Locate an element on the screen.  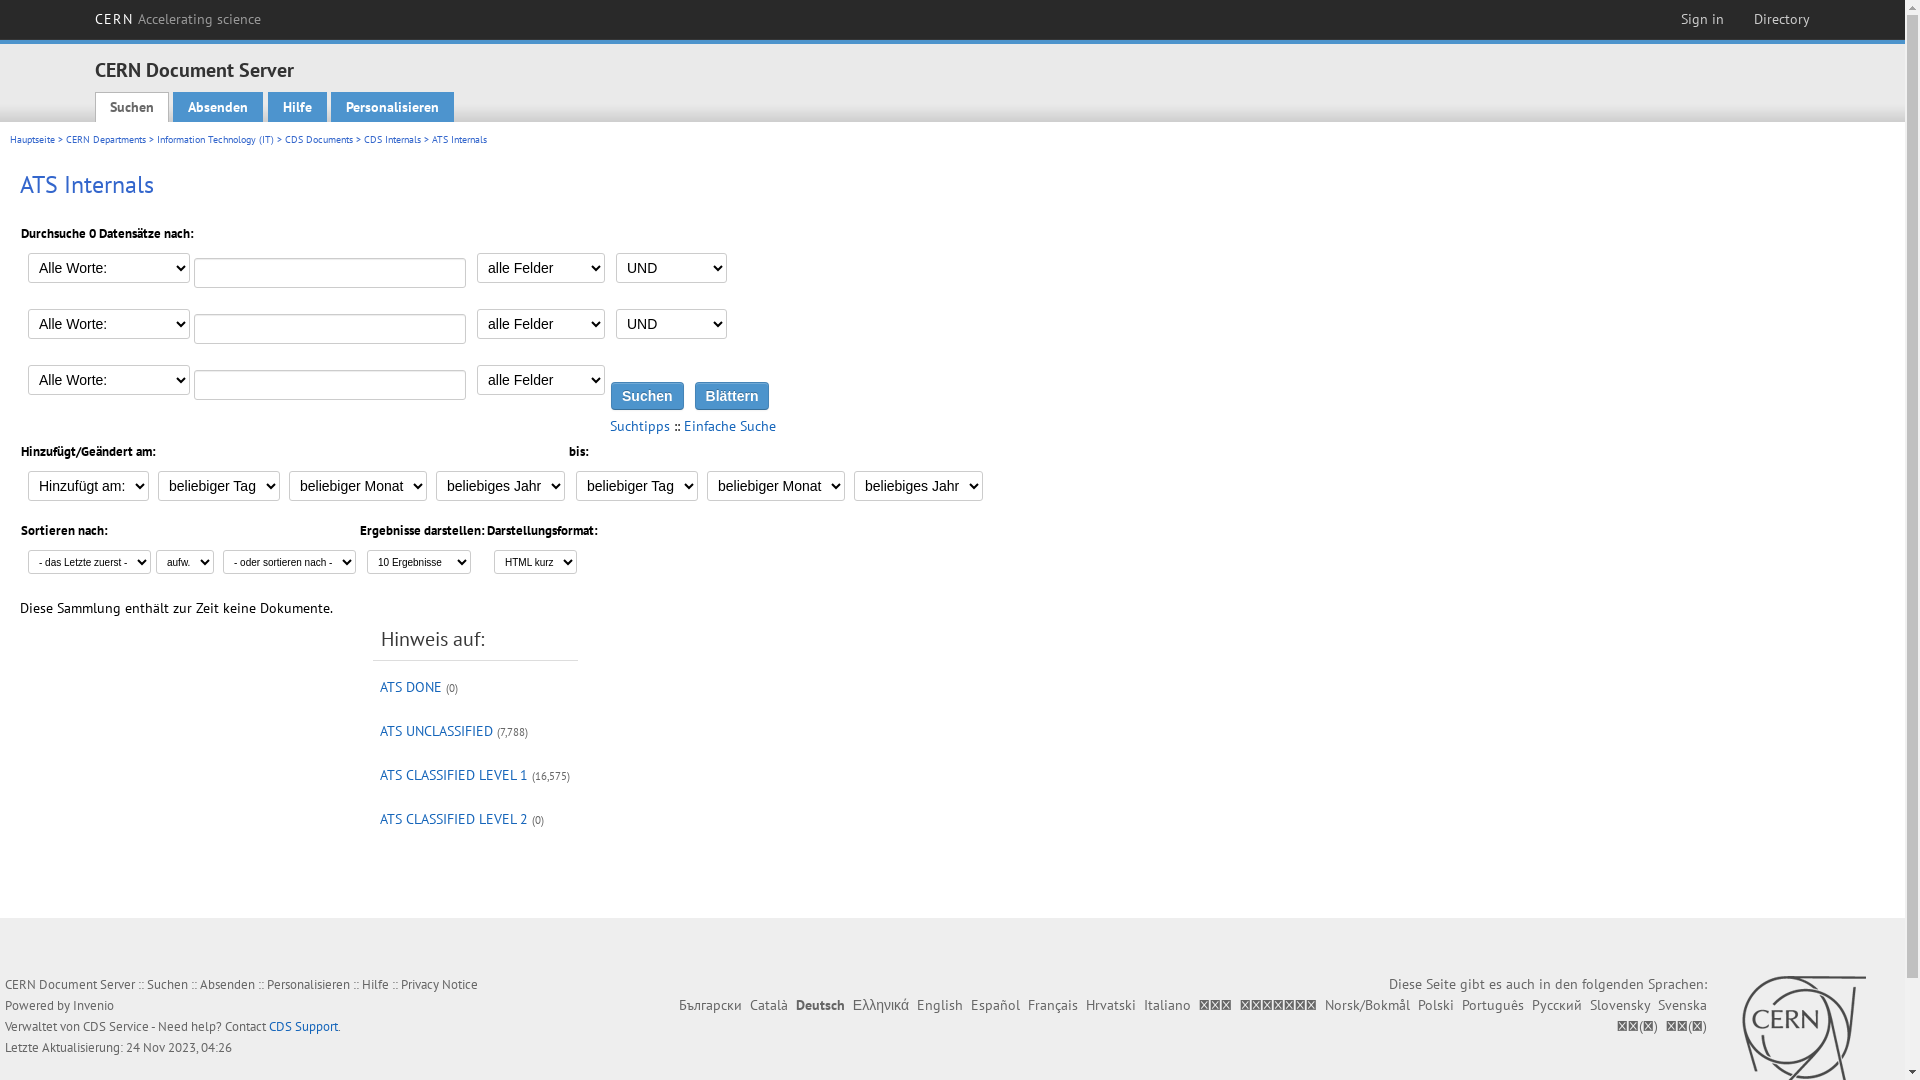
'ATS UNCLASSIFIED' is located at coordinates (435, 731).